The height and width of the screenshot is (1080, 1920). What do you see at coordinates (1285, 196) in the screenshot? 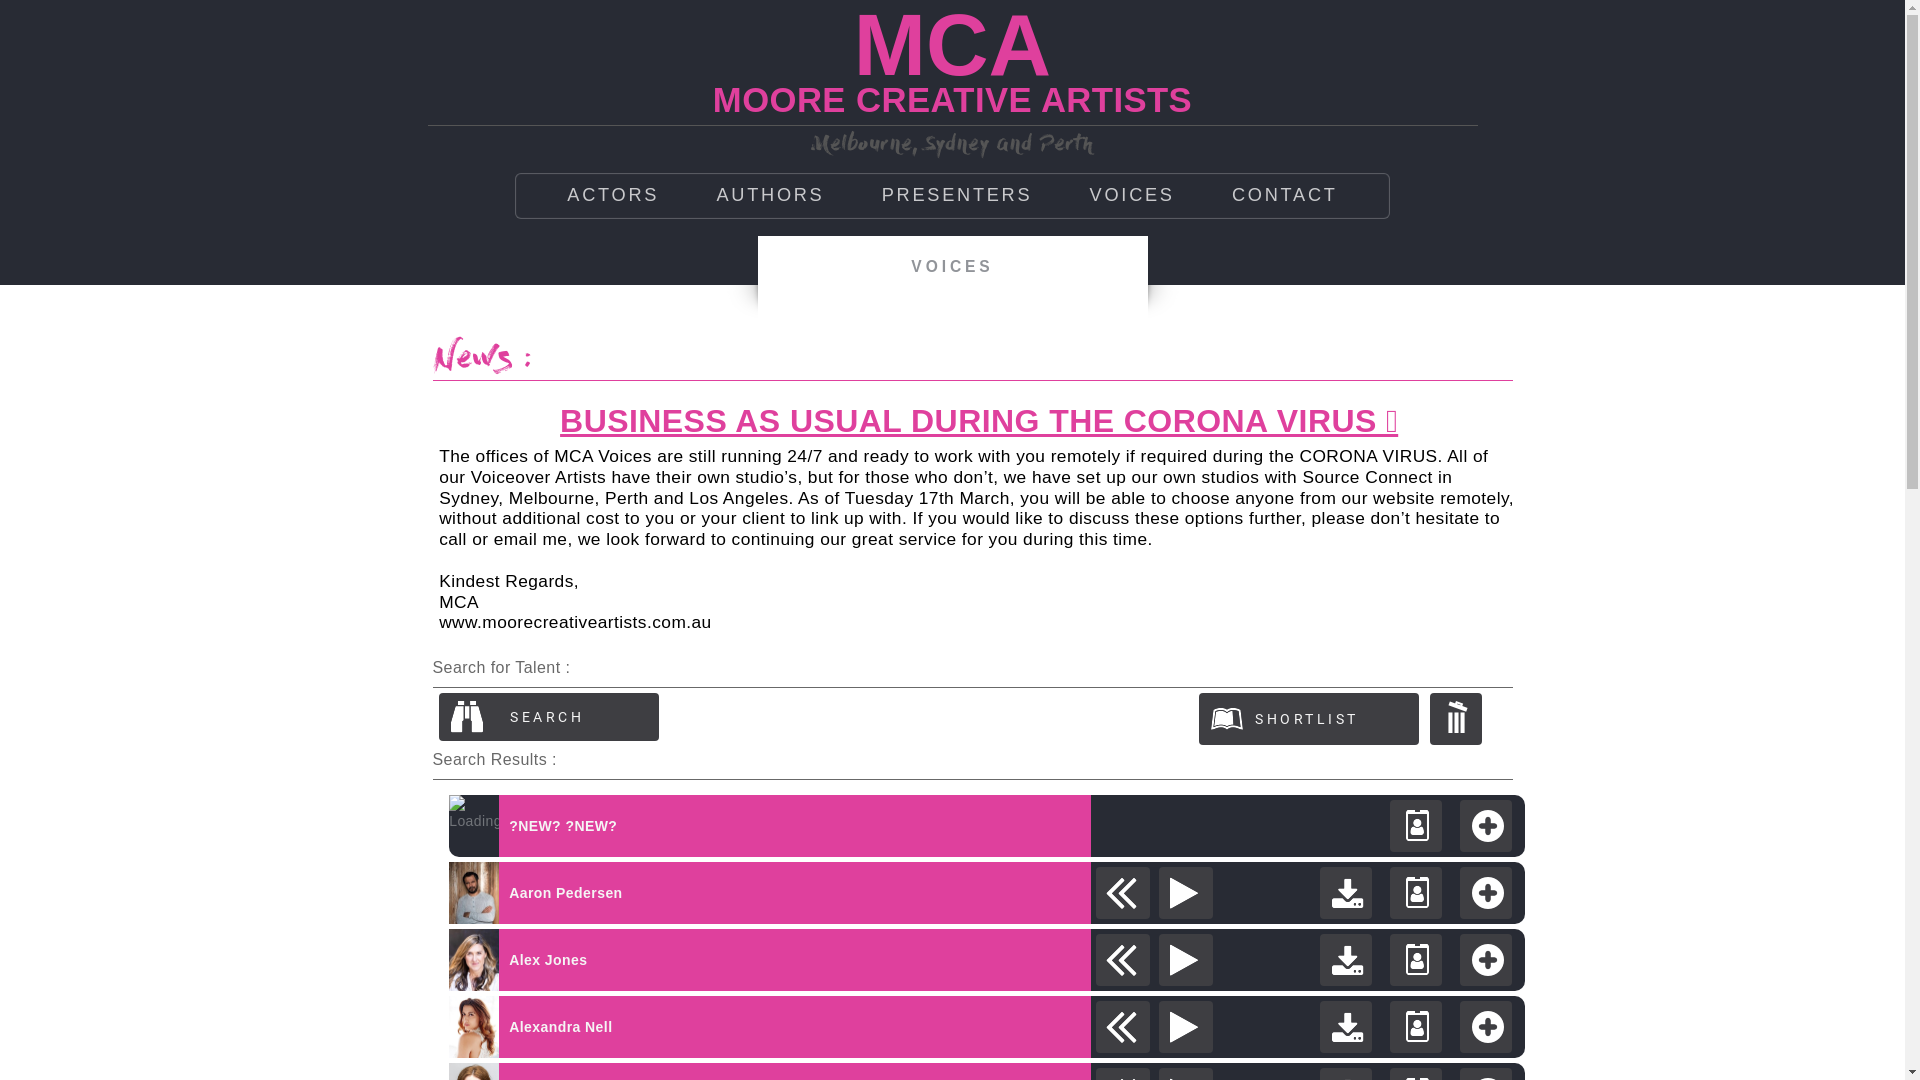
I see `'CONTACT'` at bounding box center [1285, 196].